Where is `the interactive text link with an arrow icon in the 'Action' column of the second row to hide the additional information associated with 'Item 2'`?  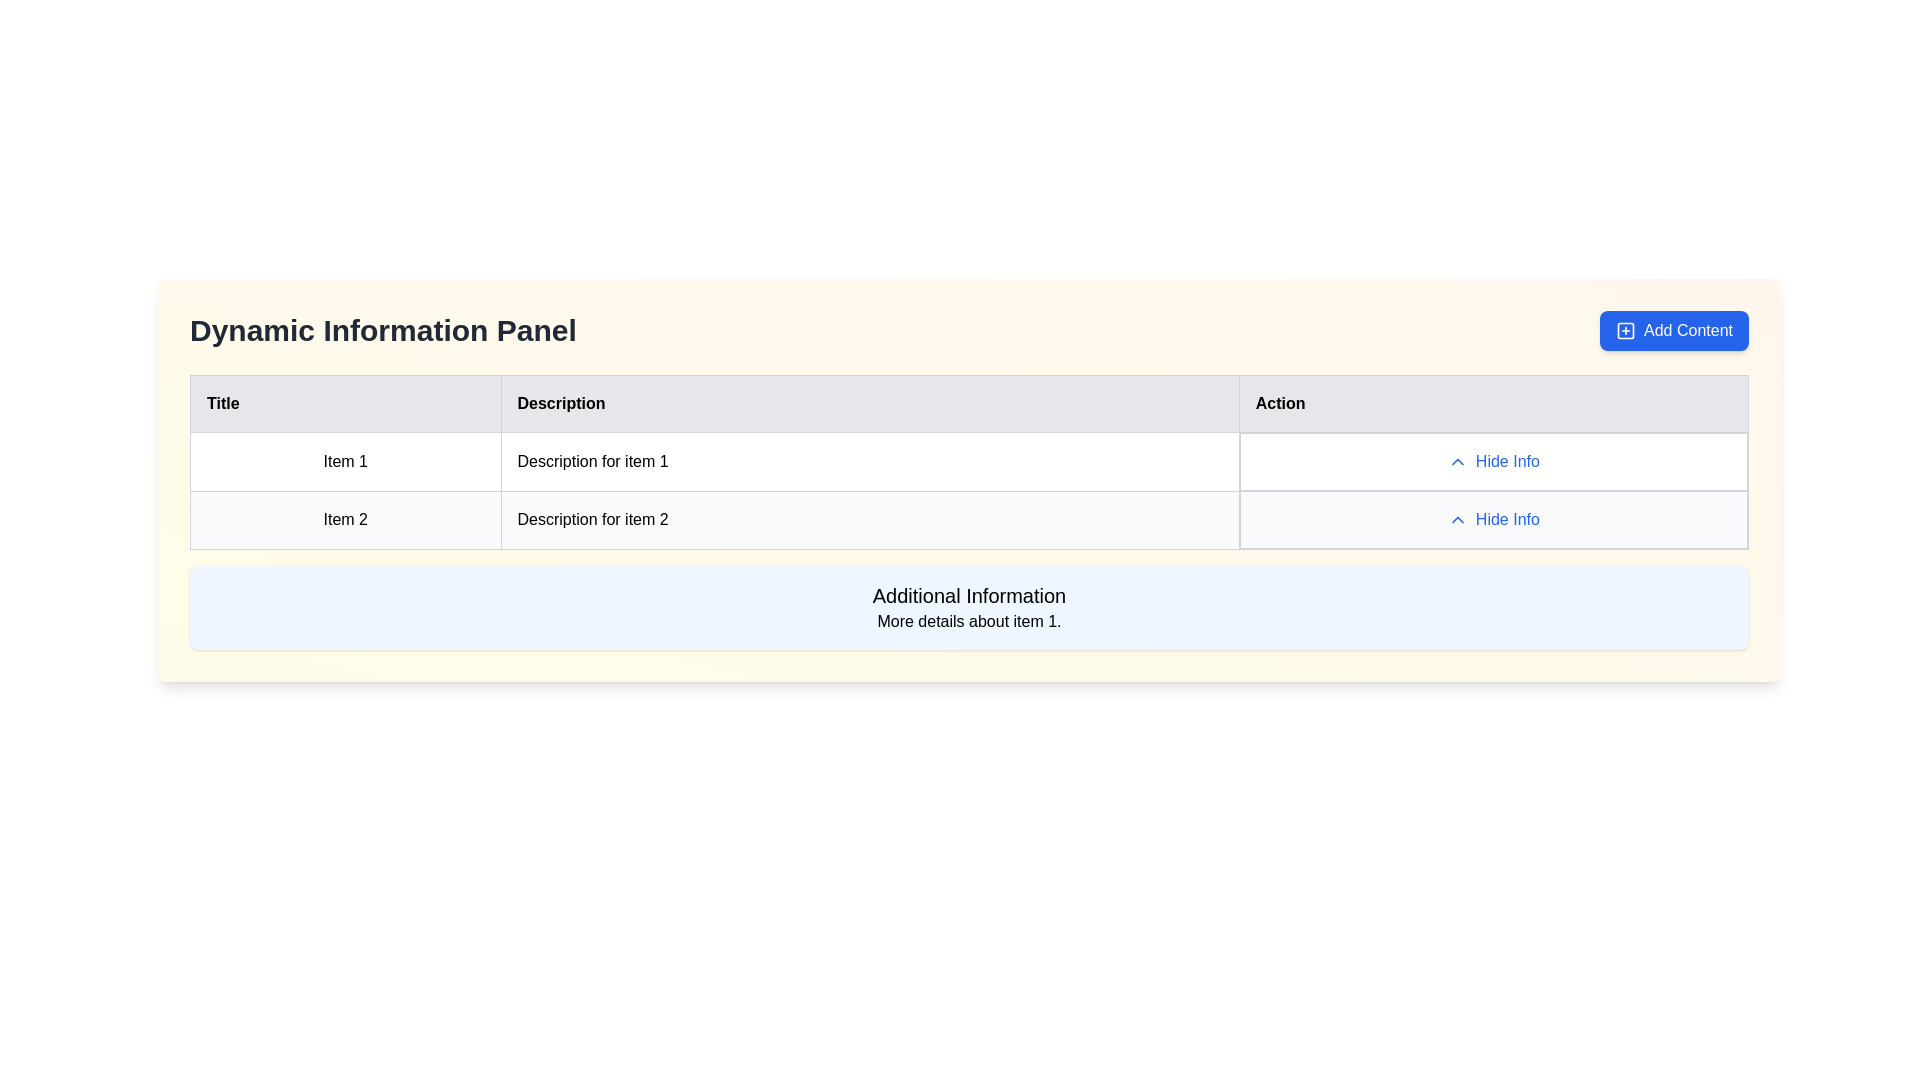 the interactive text link with an arrow icon in the 'Action' column of the second row to hide the additional information associated with 'Item 2' is located at coordinates (1493, 519).